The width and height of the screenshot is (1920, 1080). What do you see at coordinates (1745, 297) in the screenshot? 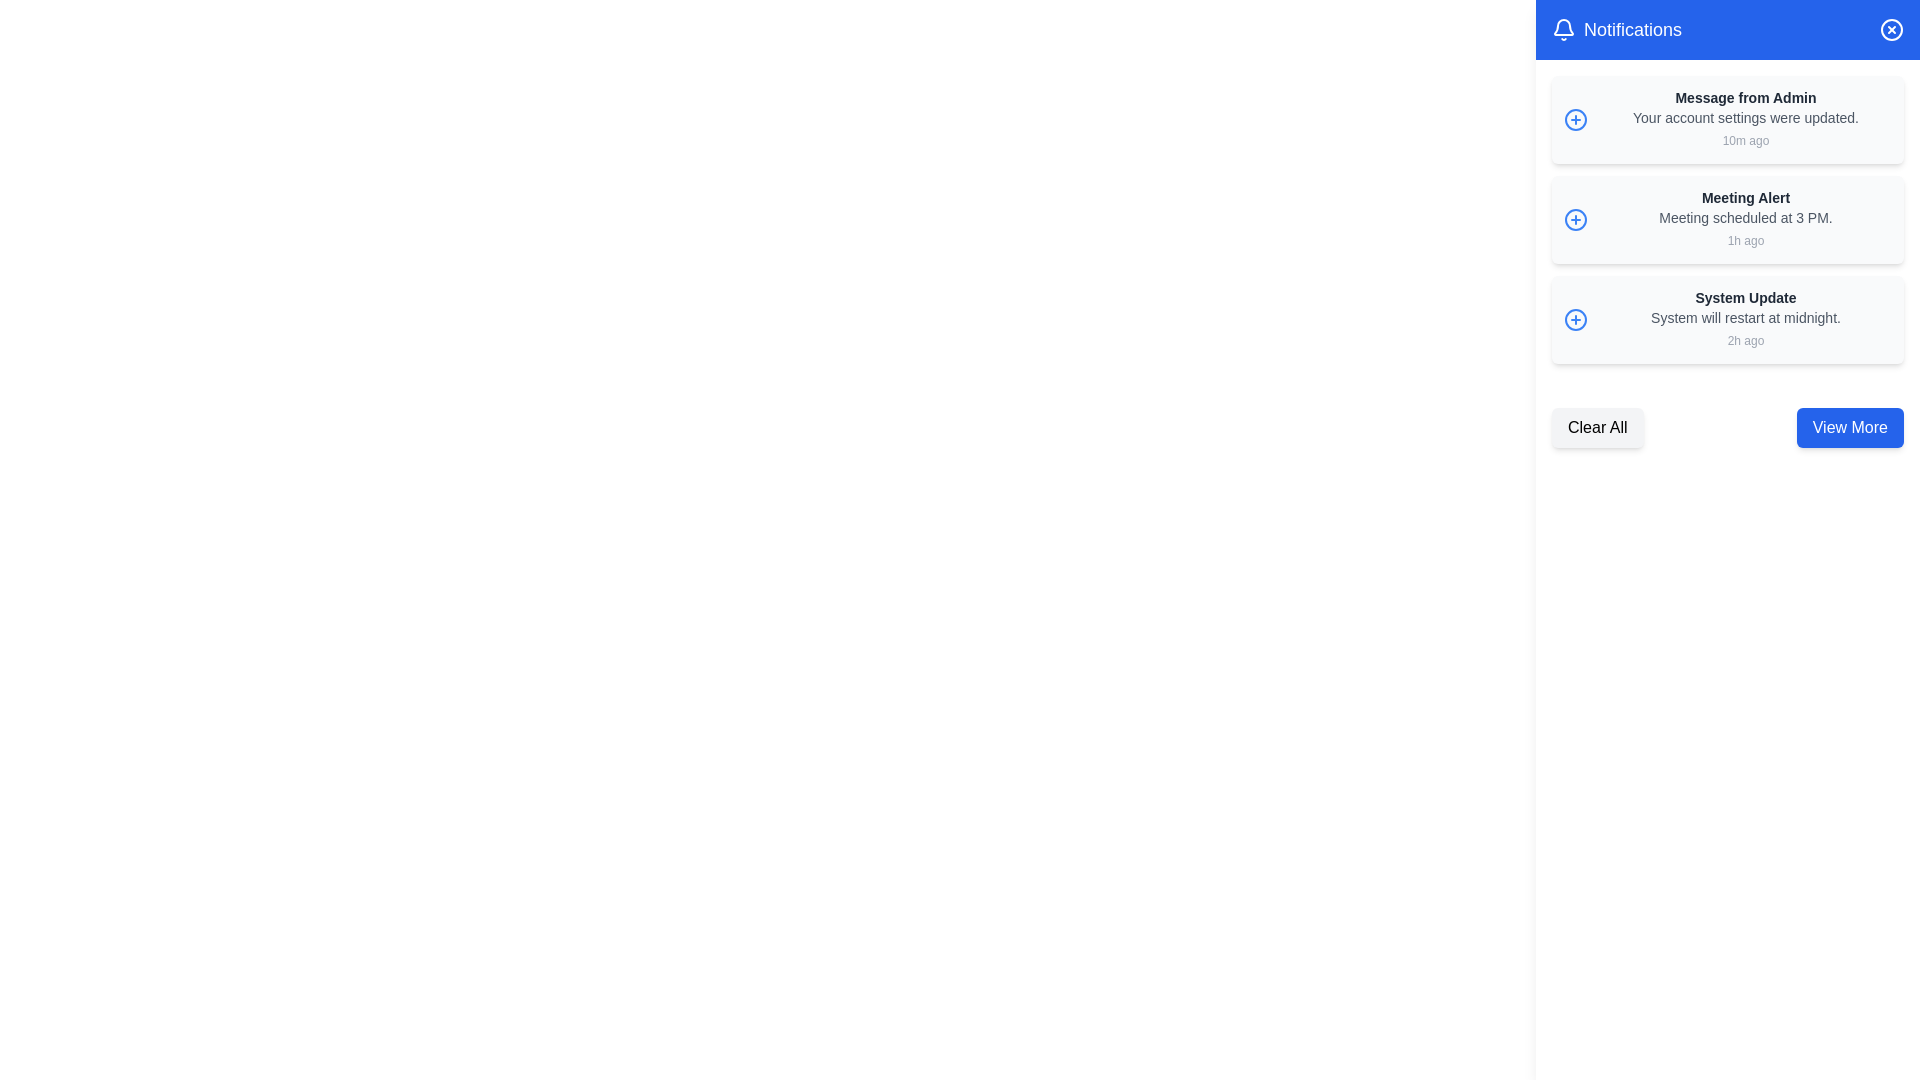
I see `the text label 'System Update' located at the top of the third notification card` at bounding box center [1745, 297].